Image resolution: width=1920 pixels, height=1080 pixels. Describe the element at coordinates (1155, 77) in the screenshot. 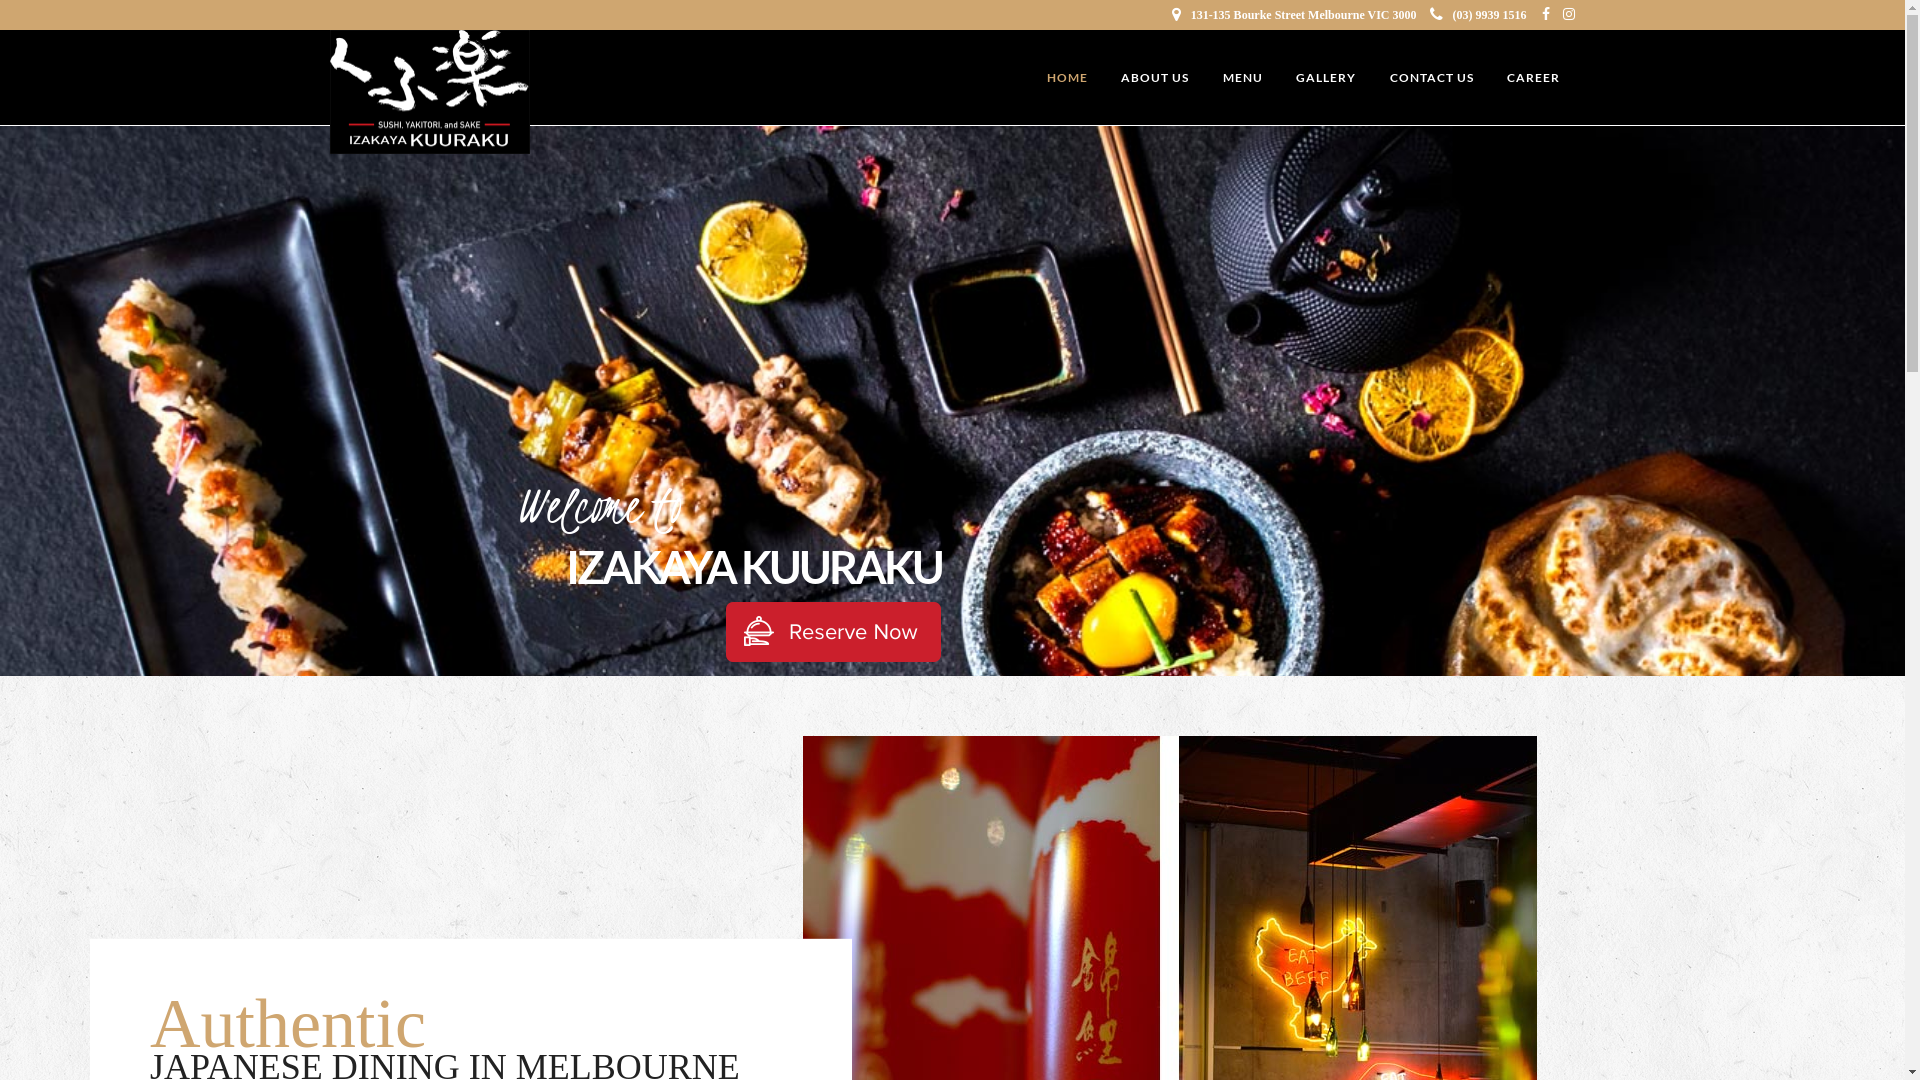

I see `'ABOUT US'` at that location.